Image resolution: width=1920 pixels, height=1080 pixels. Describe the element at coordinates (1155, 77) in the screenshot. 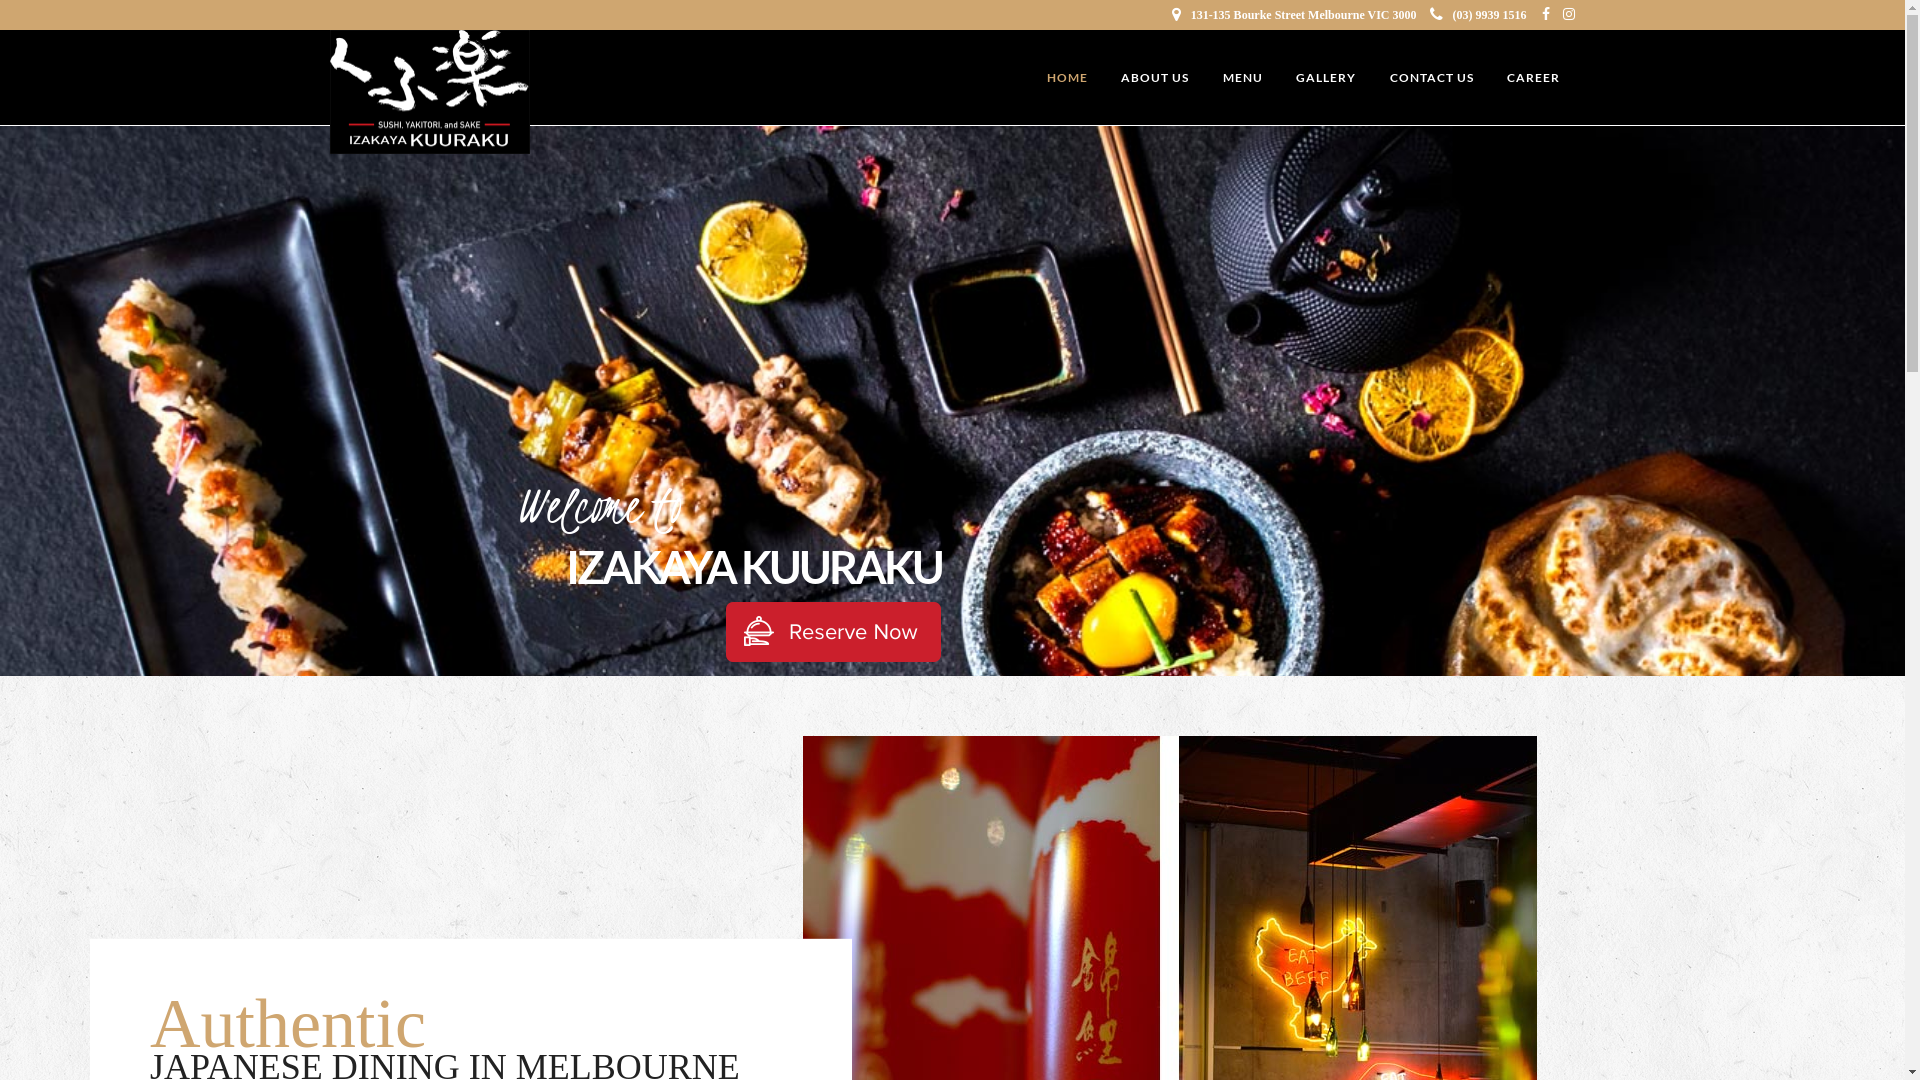

I see `'ABOUT US'` at that location.